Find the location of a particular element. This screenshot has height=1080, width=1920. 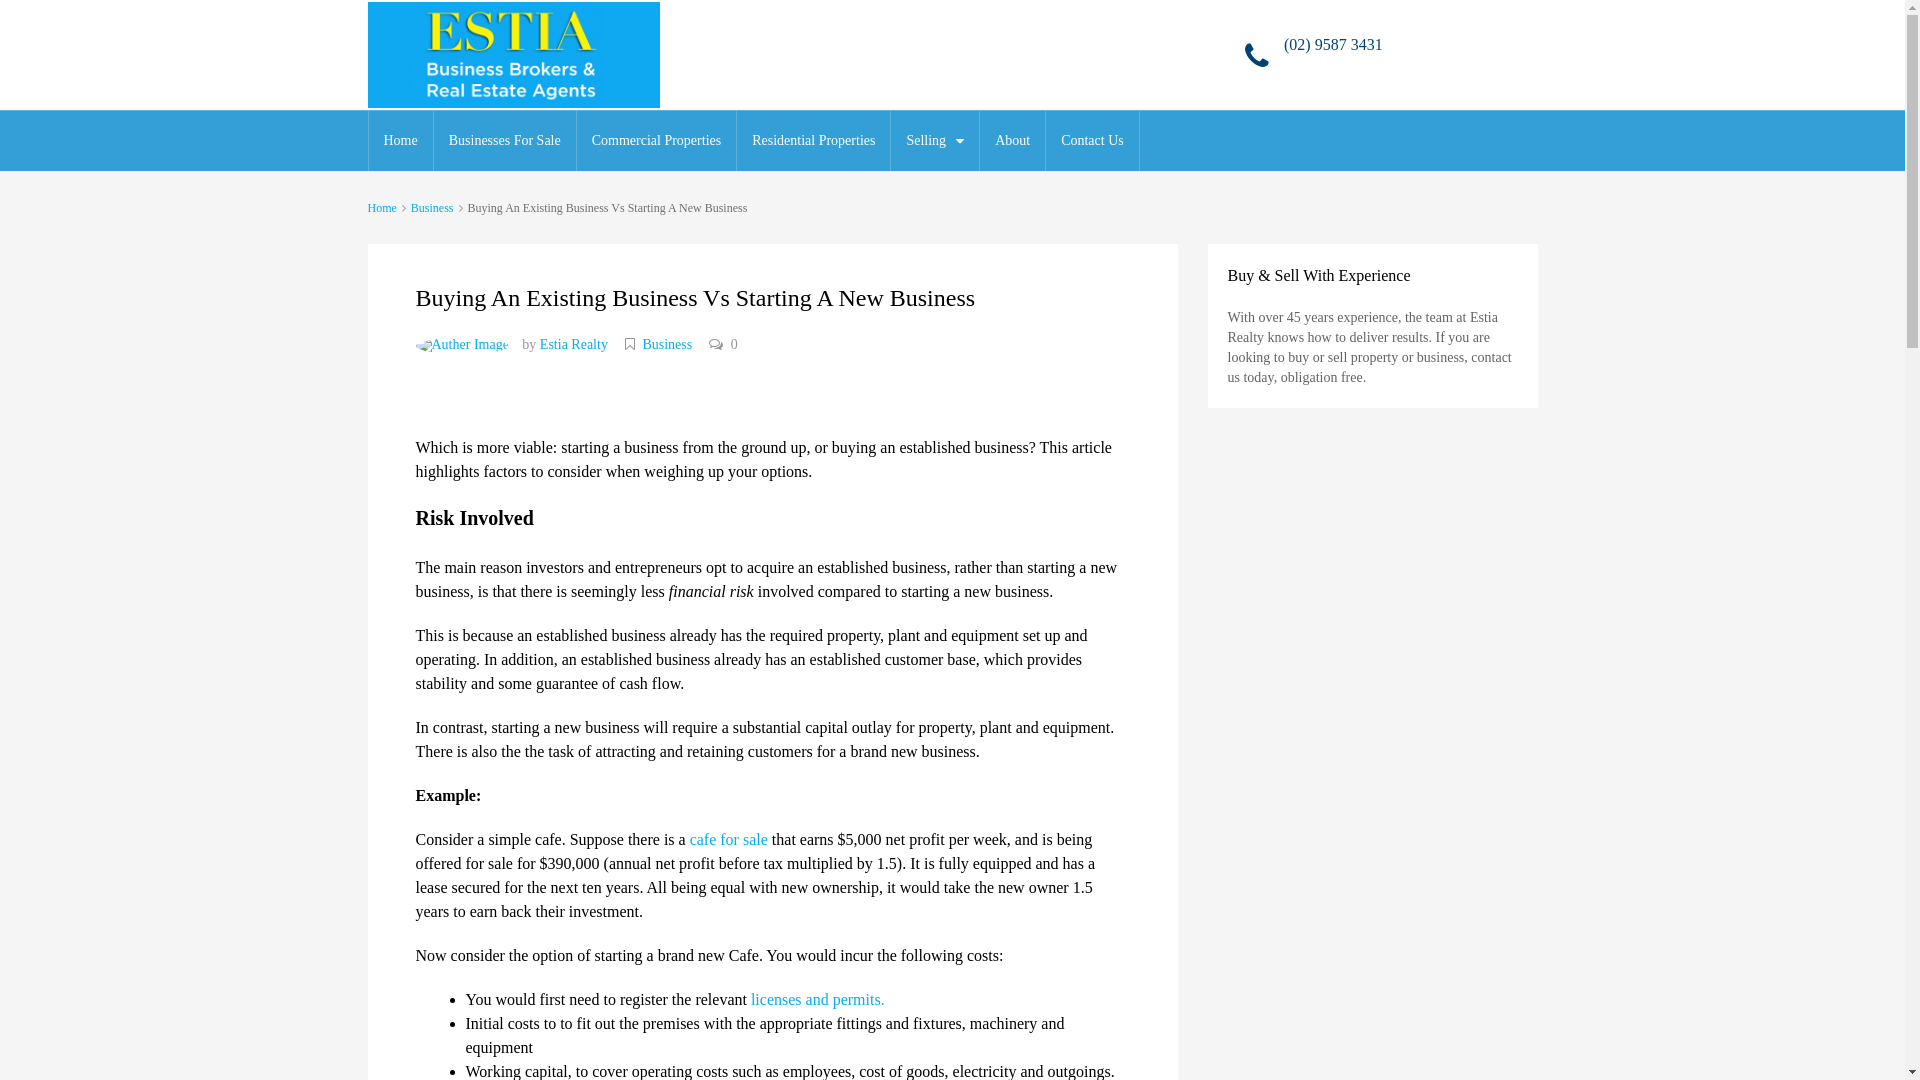

'Contact Us' is located at coordinates (1091, 140).